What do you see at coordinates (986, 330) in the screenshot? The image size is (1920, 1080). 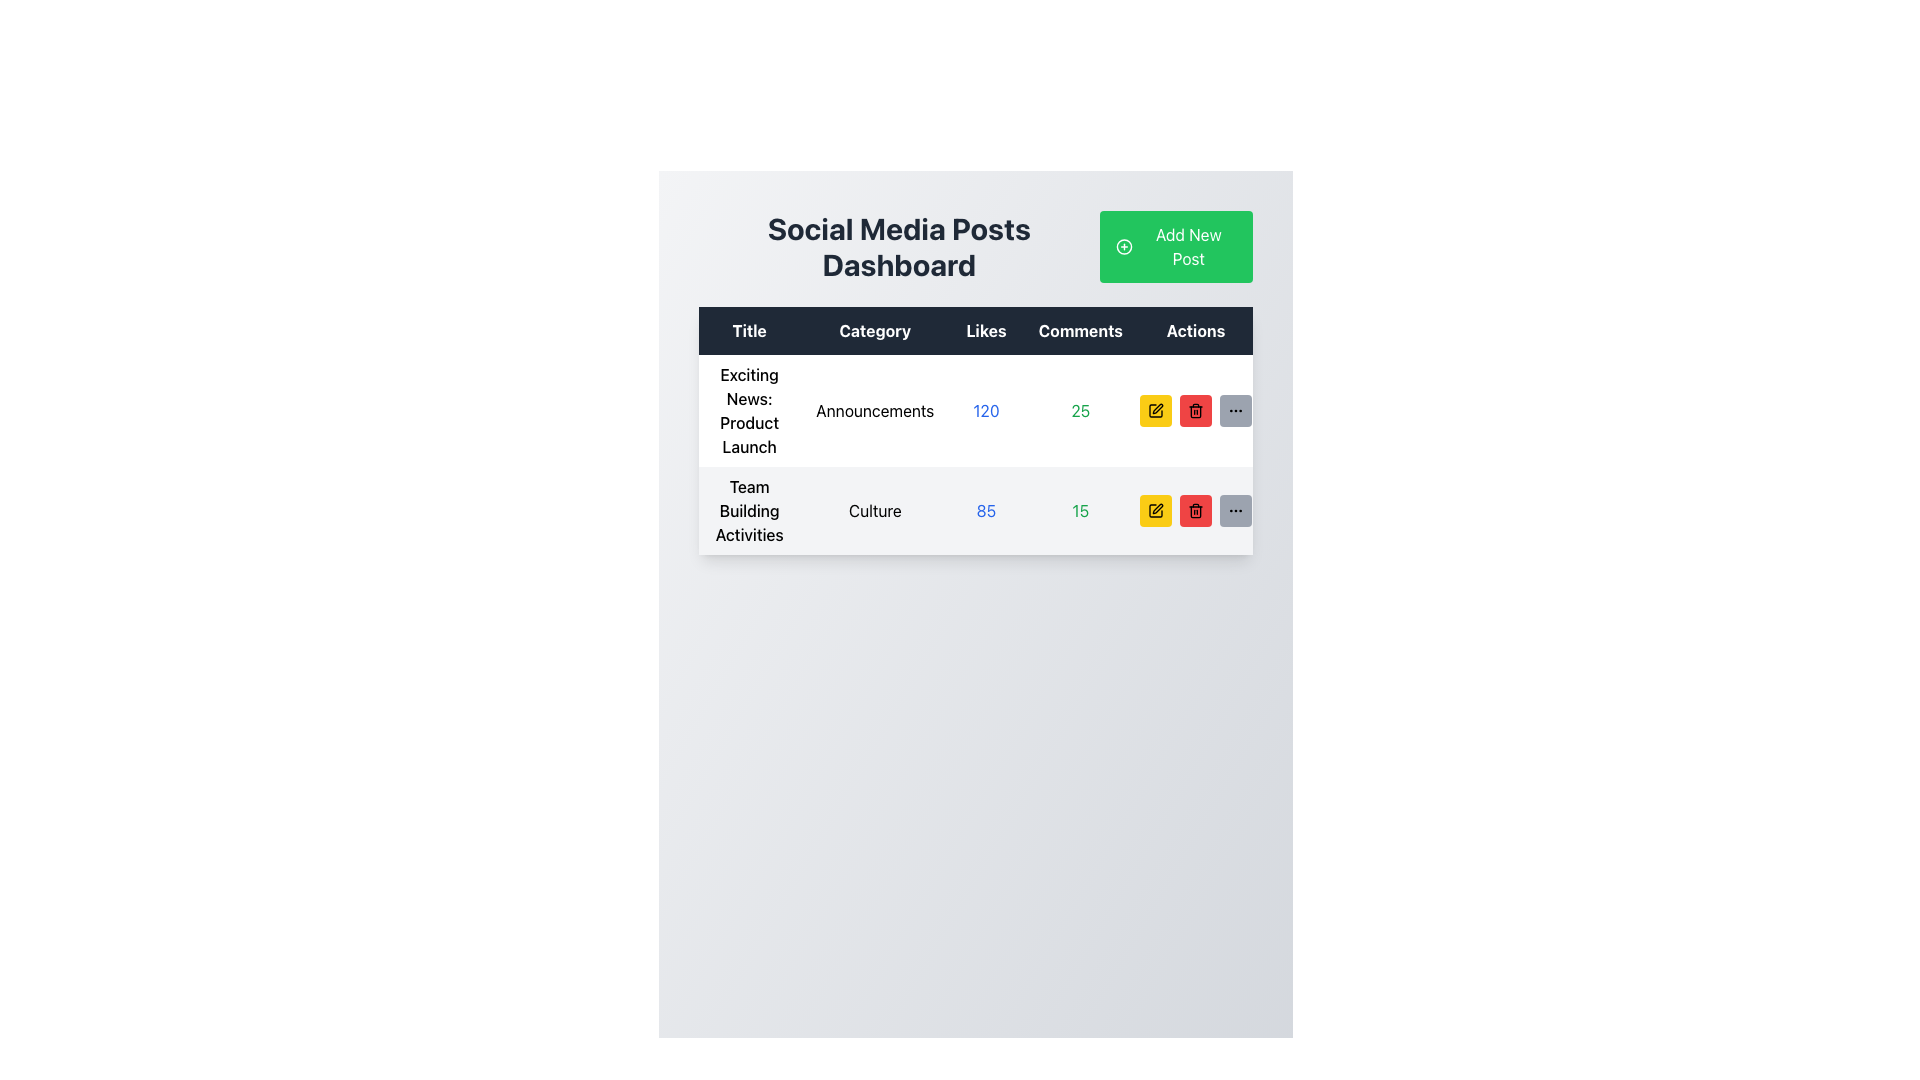 I see `the 'Likes' static text element located in the header row of the table, which displays the word 'Likes' in white text on a dark background` at bounding box center [986, 330].